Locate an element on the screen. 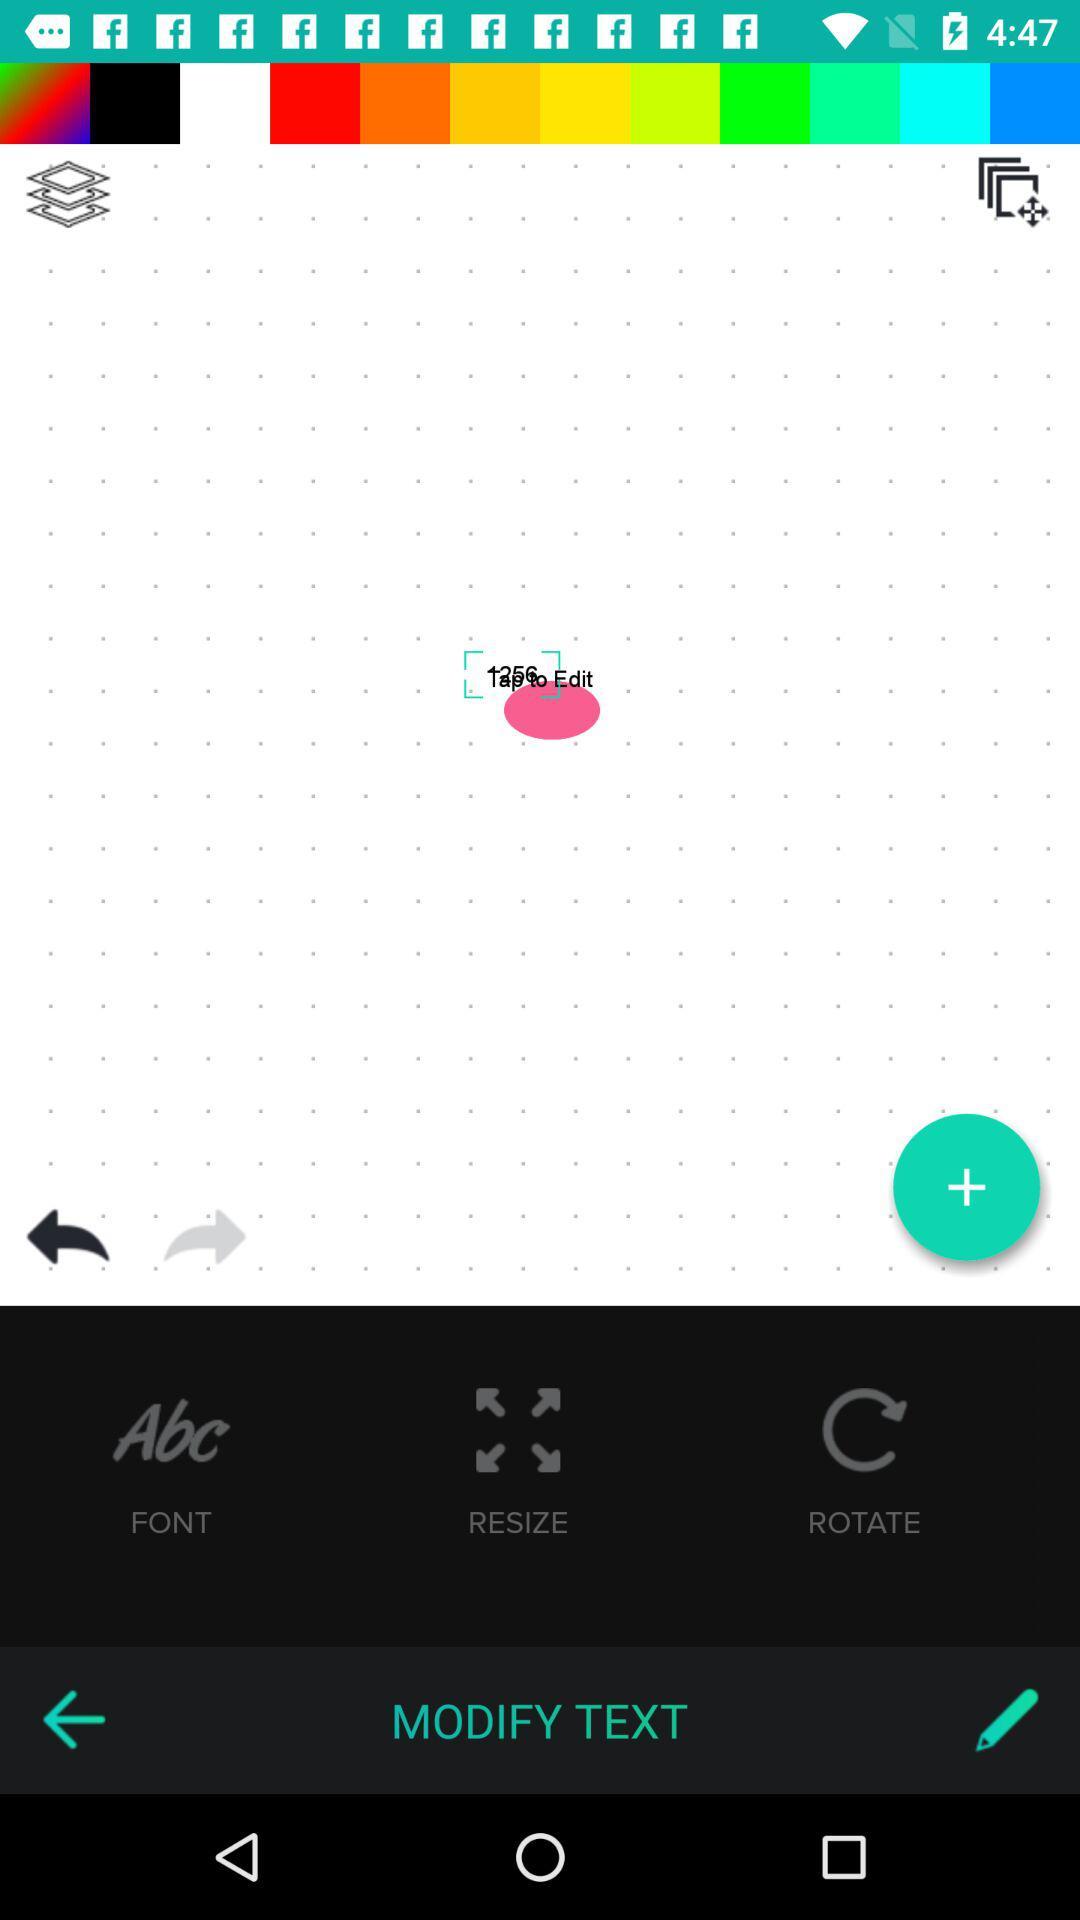 The width and height of the screenshot is (1080, 1920). share button is located at coordinates (204, 1236).